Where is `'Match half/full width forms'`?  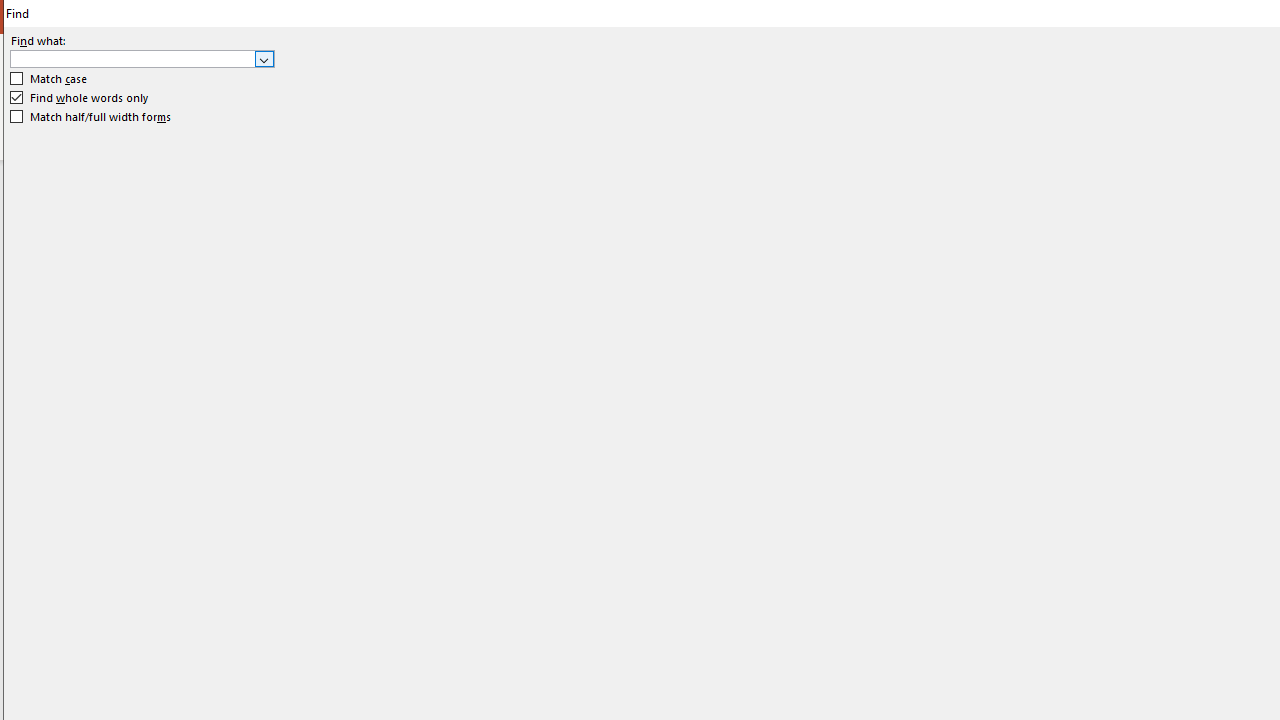 'Match half/full width forms' is located at coordinates (90, 117).